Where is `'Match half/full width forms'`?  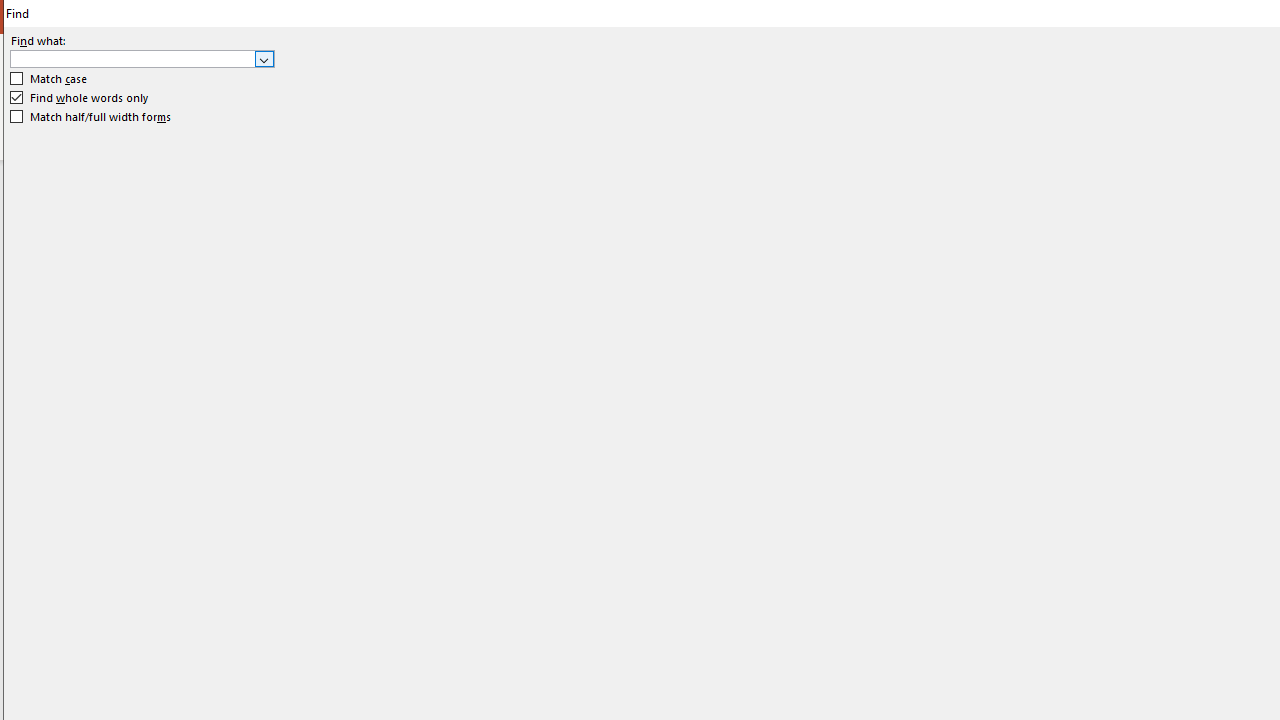 'Match half/full width forms' is located at coordinates (90, 117).